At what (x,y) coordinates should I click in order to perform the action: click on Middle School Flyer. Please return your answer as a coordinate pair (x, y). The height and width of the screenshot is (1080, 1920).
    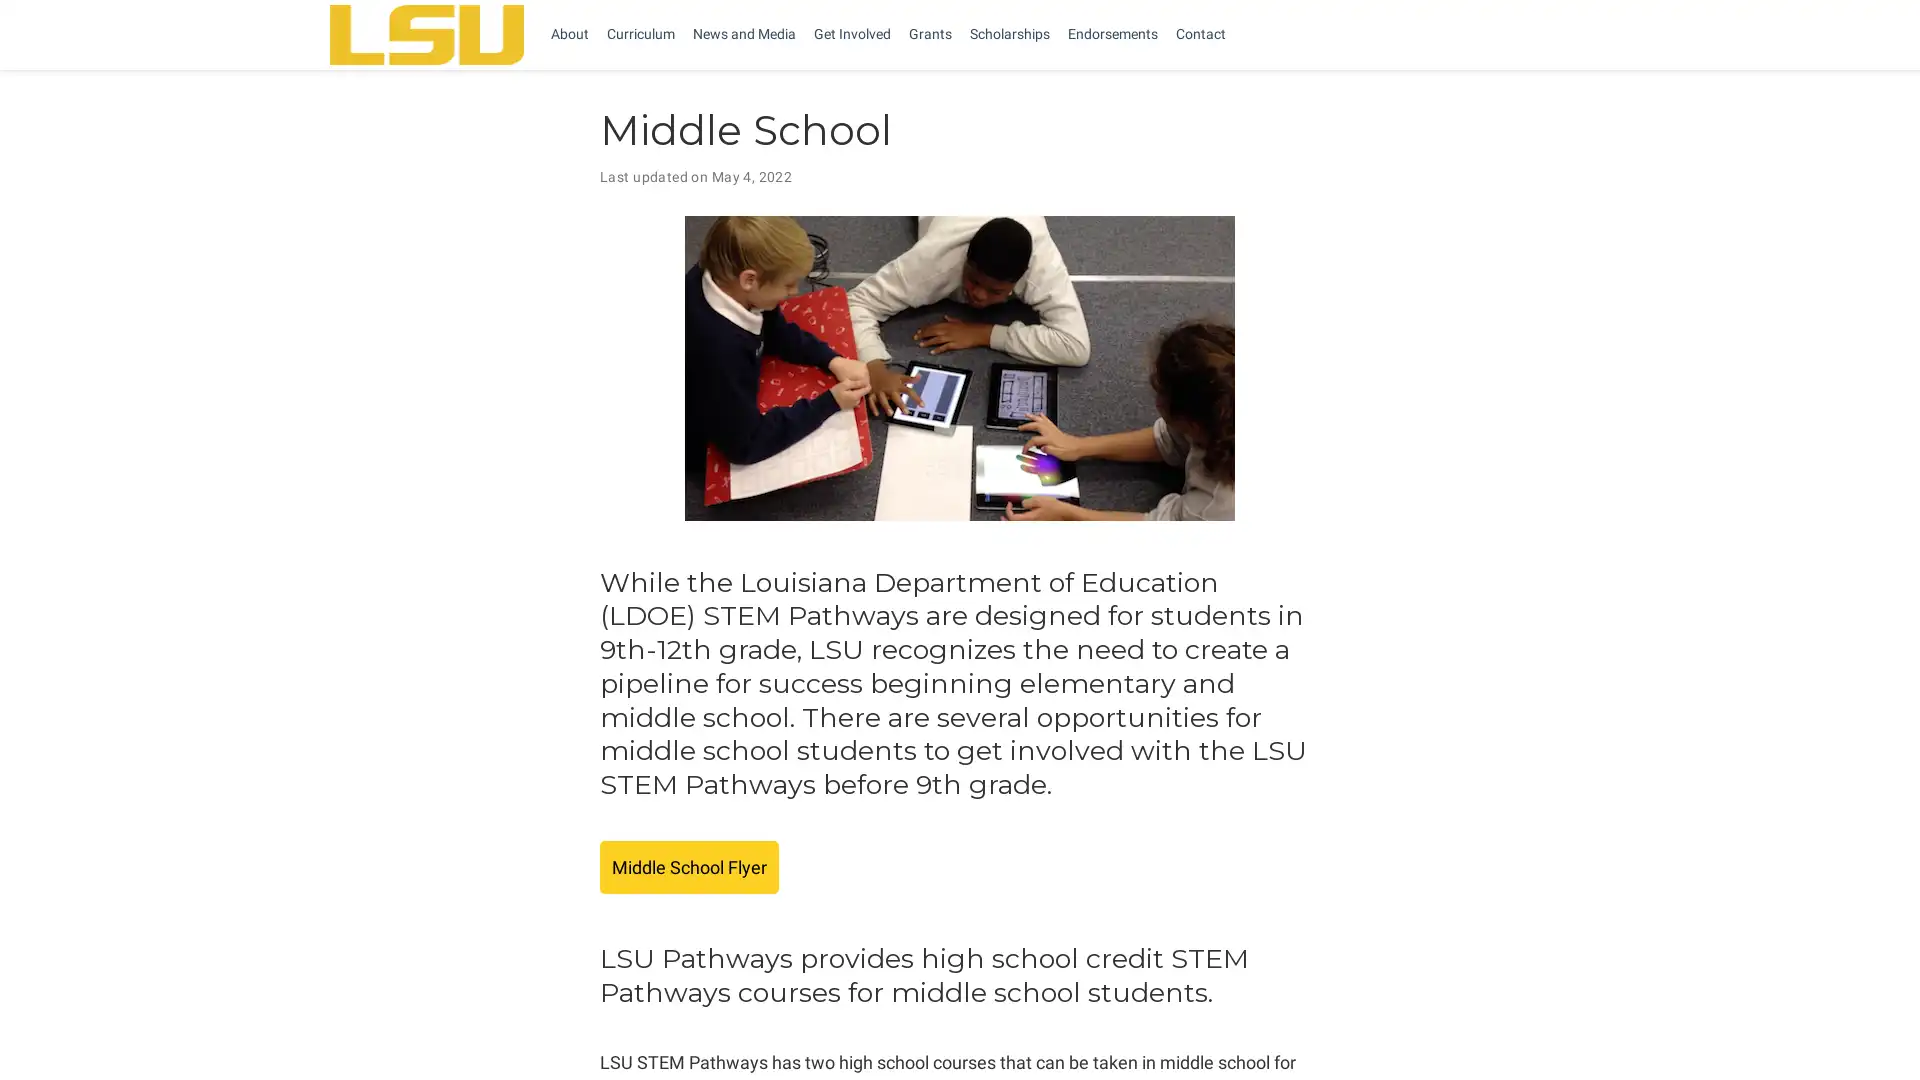
    Looking at the image, I should click on (689, 866).